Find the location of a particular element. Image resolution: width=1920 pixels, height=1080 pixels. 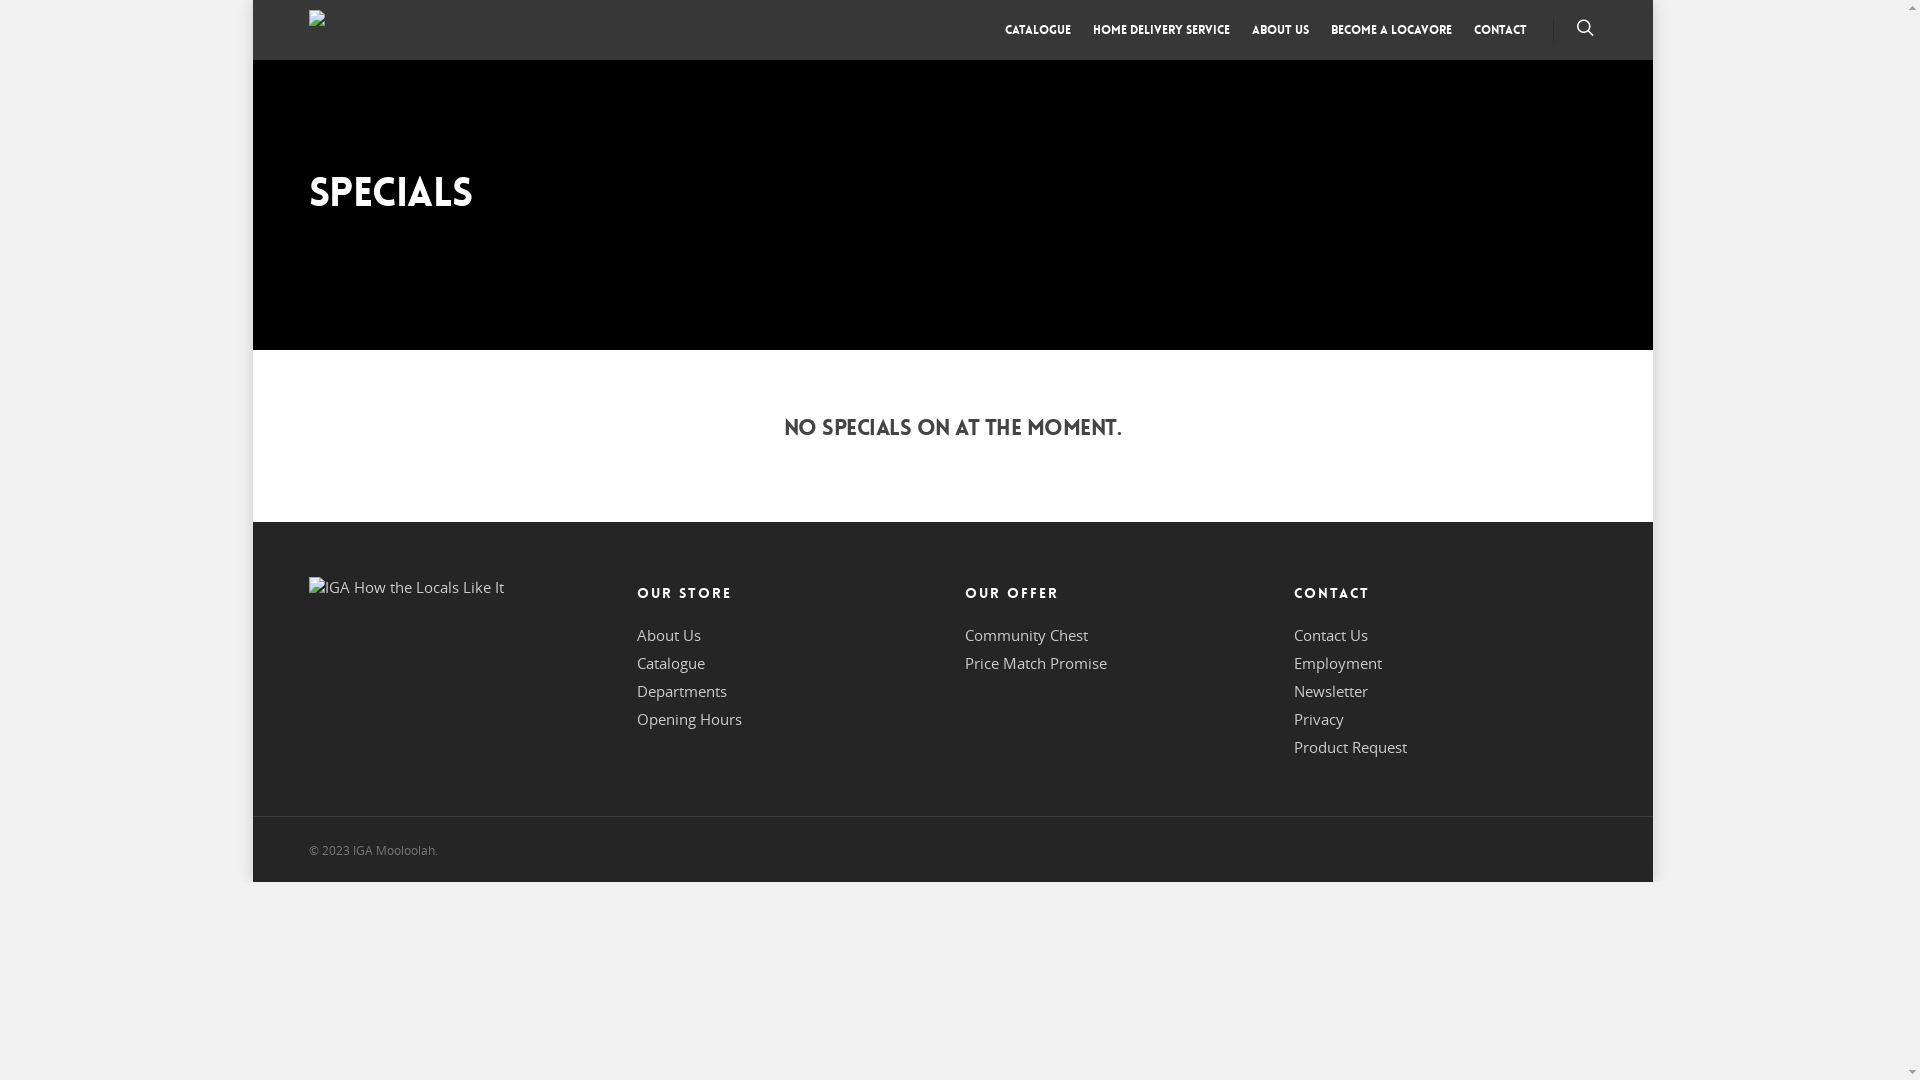

'Privacy' is located at coordinates (1319, 717).